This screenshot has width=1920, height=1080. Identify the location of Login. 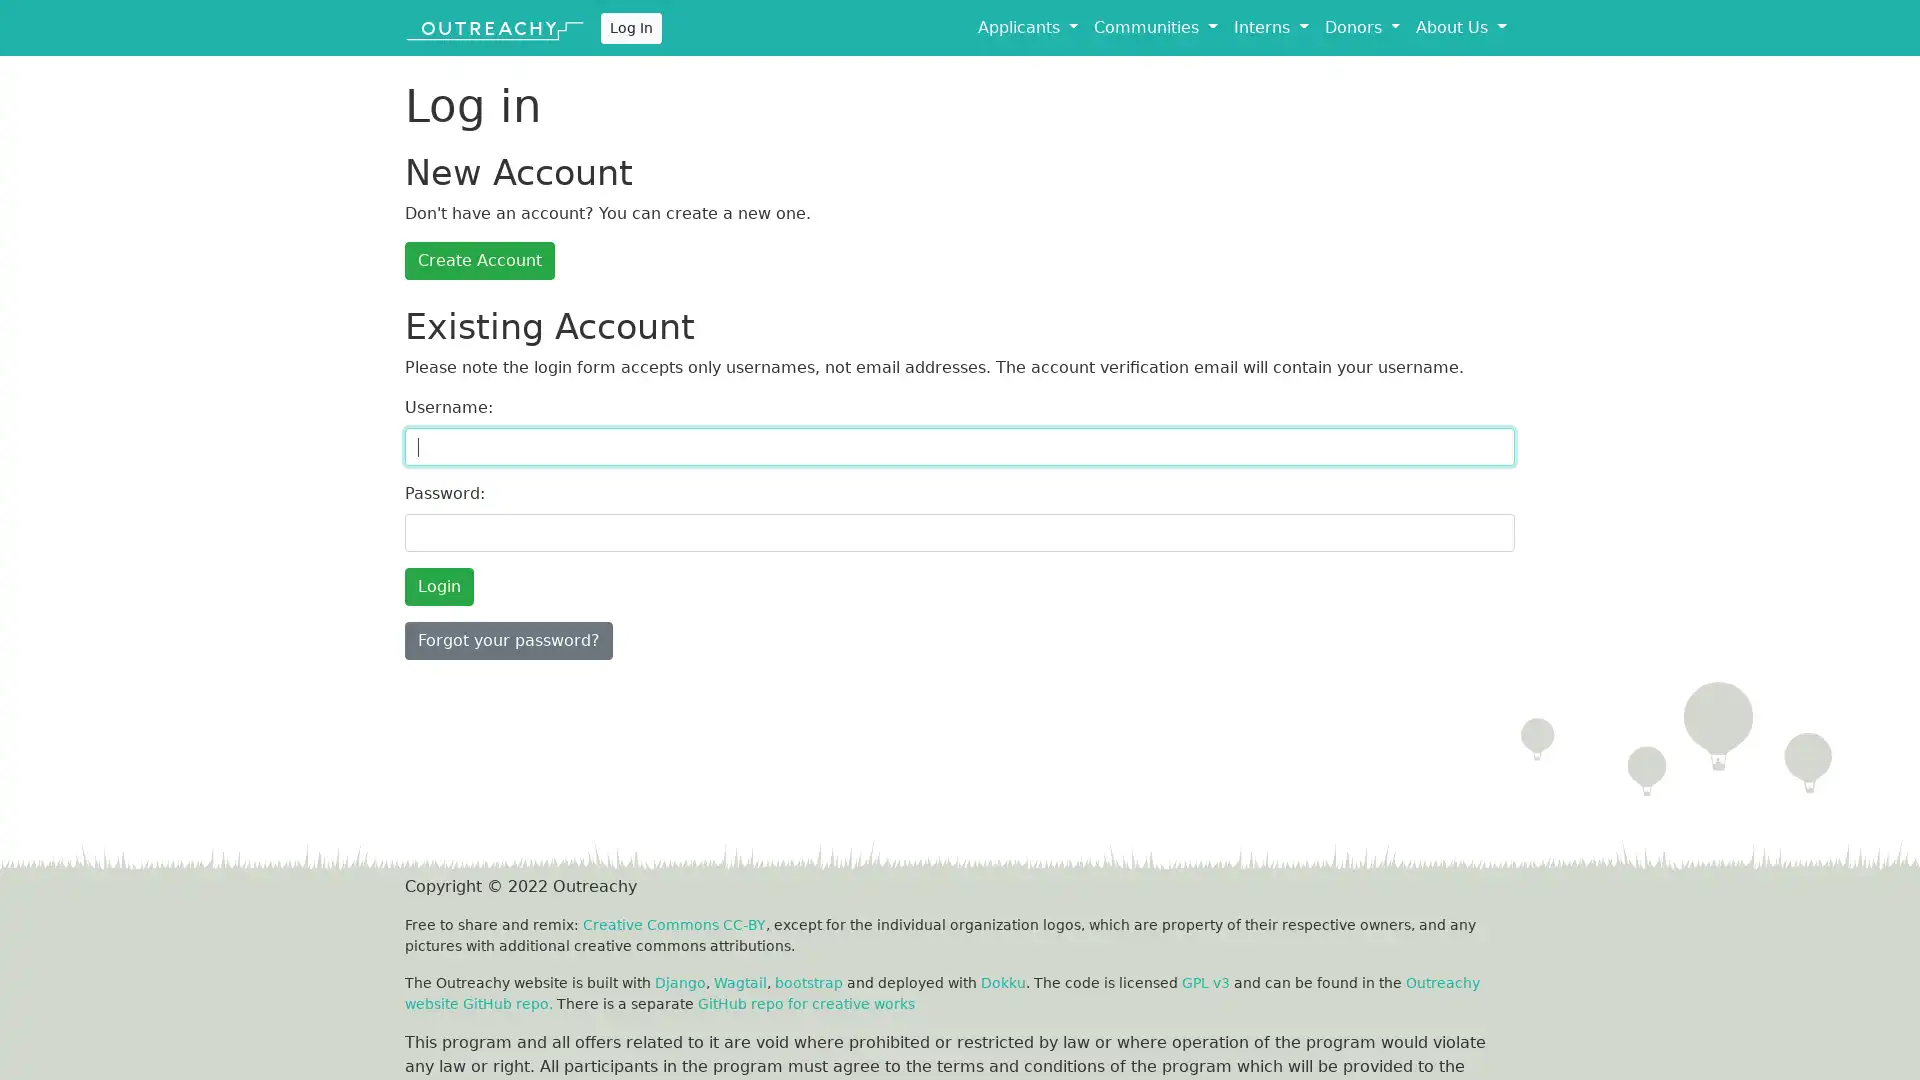
(438, 585).